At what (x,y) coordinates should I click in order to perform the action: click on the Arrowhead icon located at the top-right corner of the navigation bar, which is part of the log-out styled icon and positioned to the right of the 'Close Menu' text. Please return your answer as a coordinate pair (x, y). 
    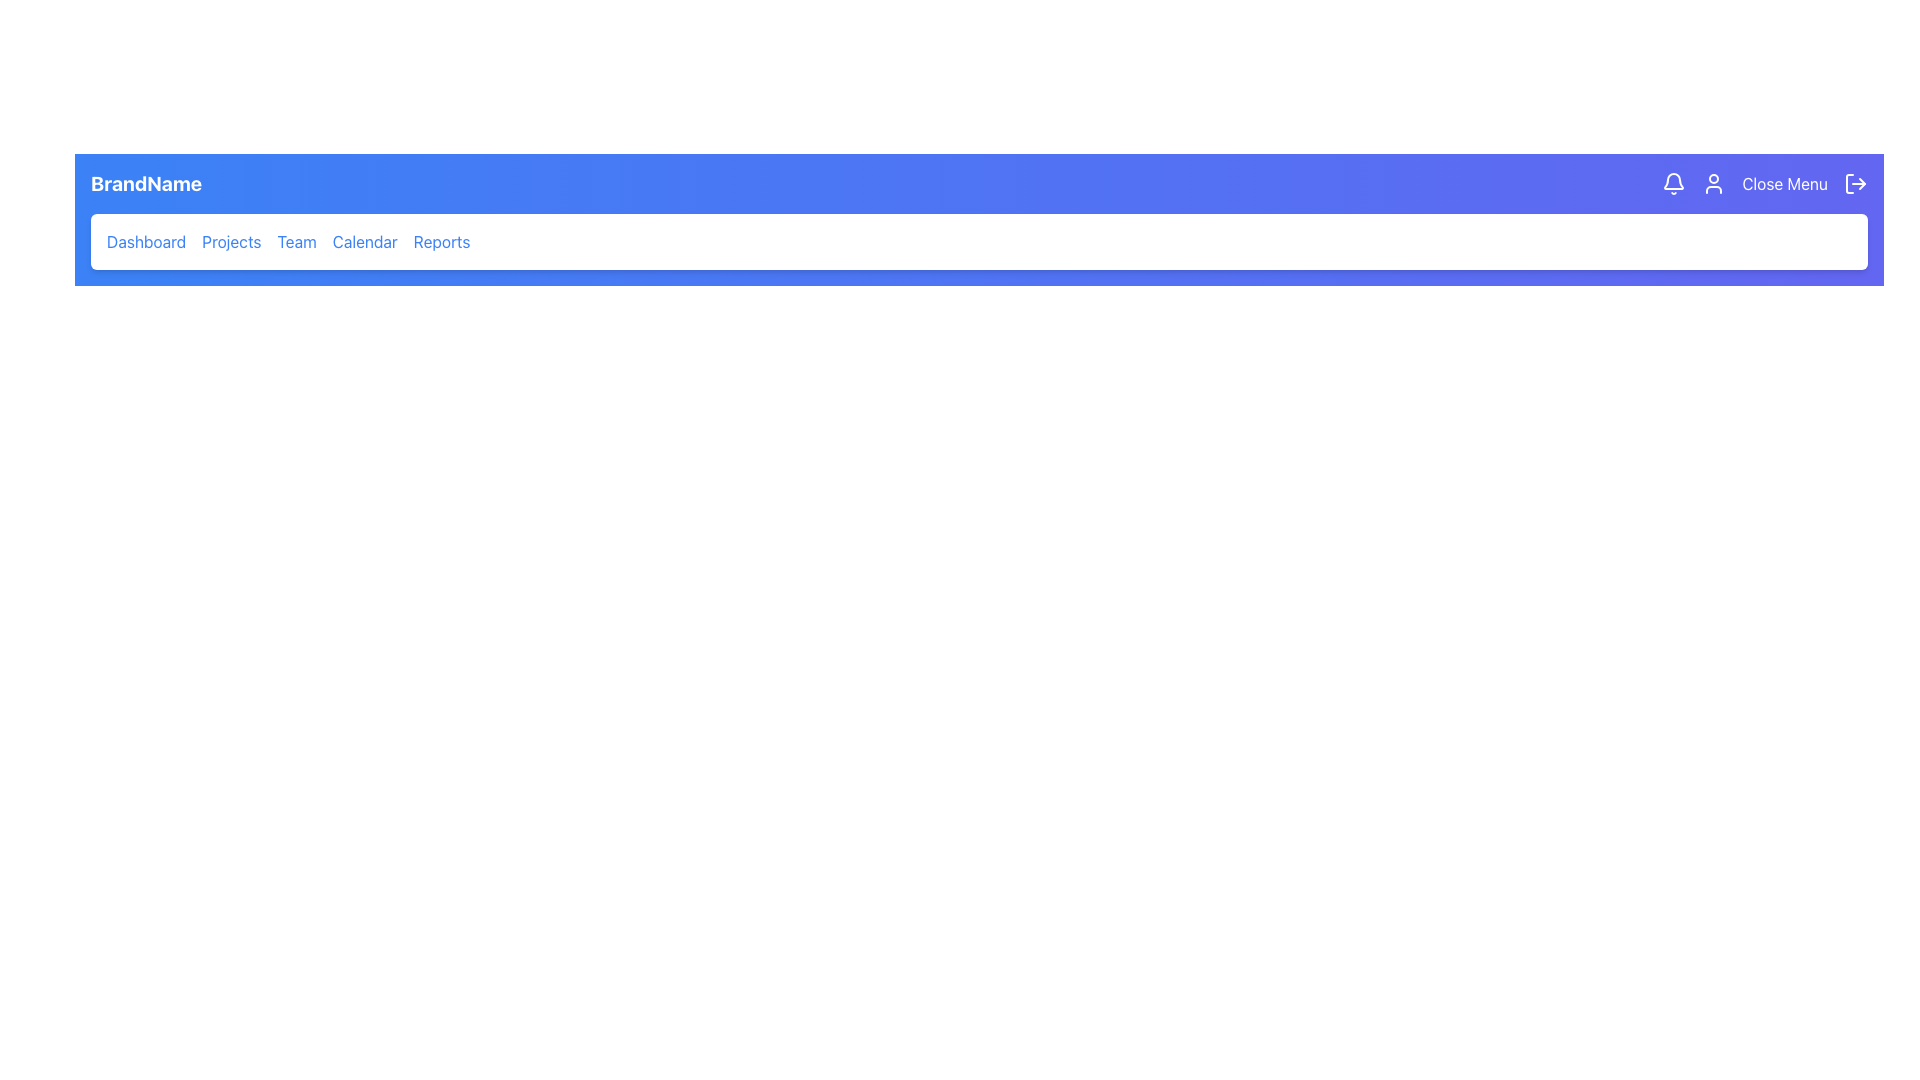
    Looking at the image, I should click on (1861, 184).